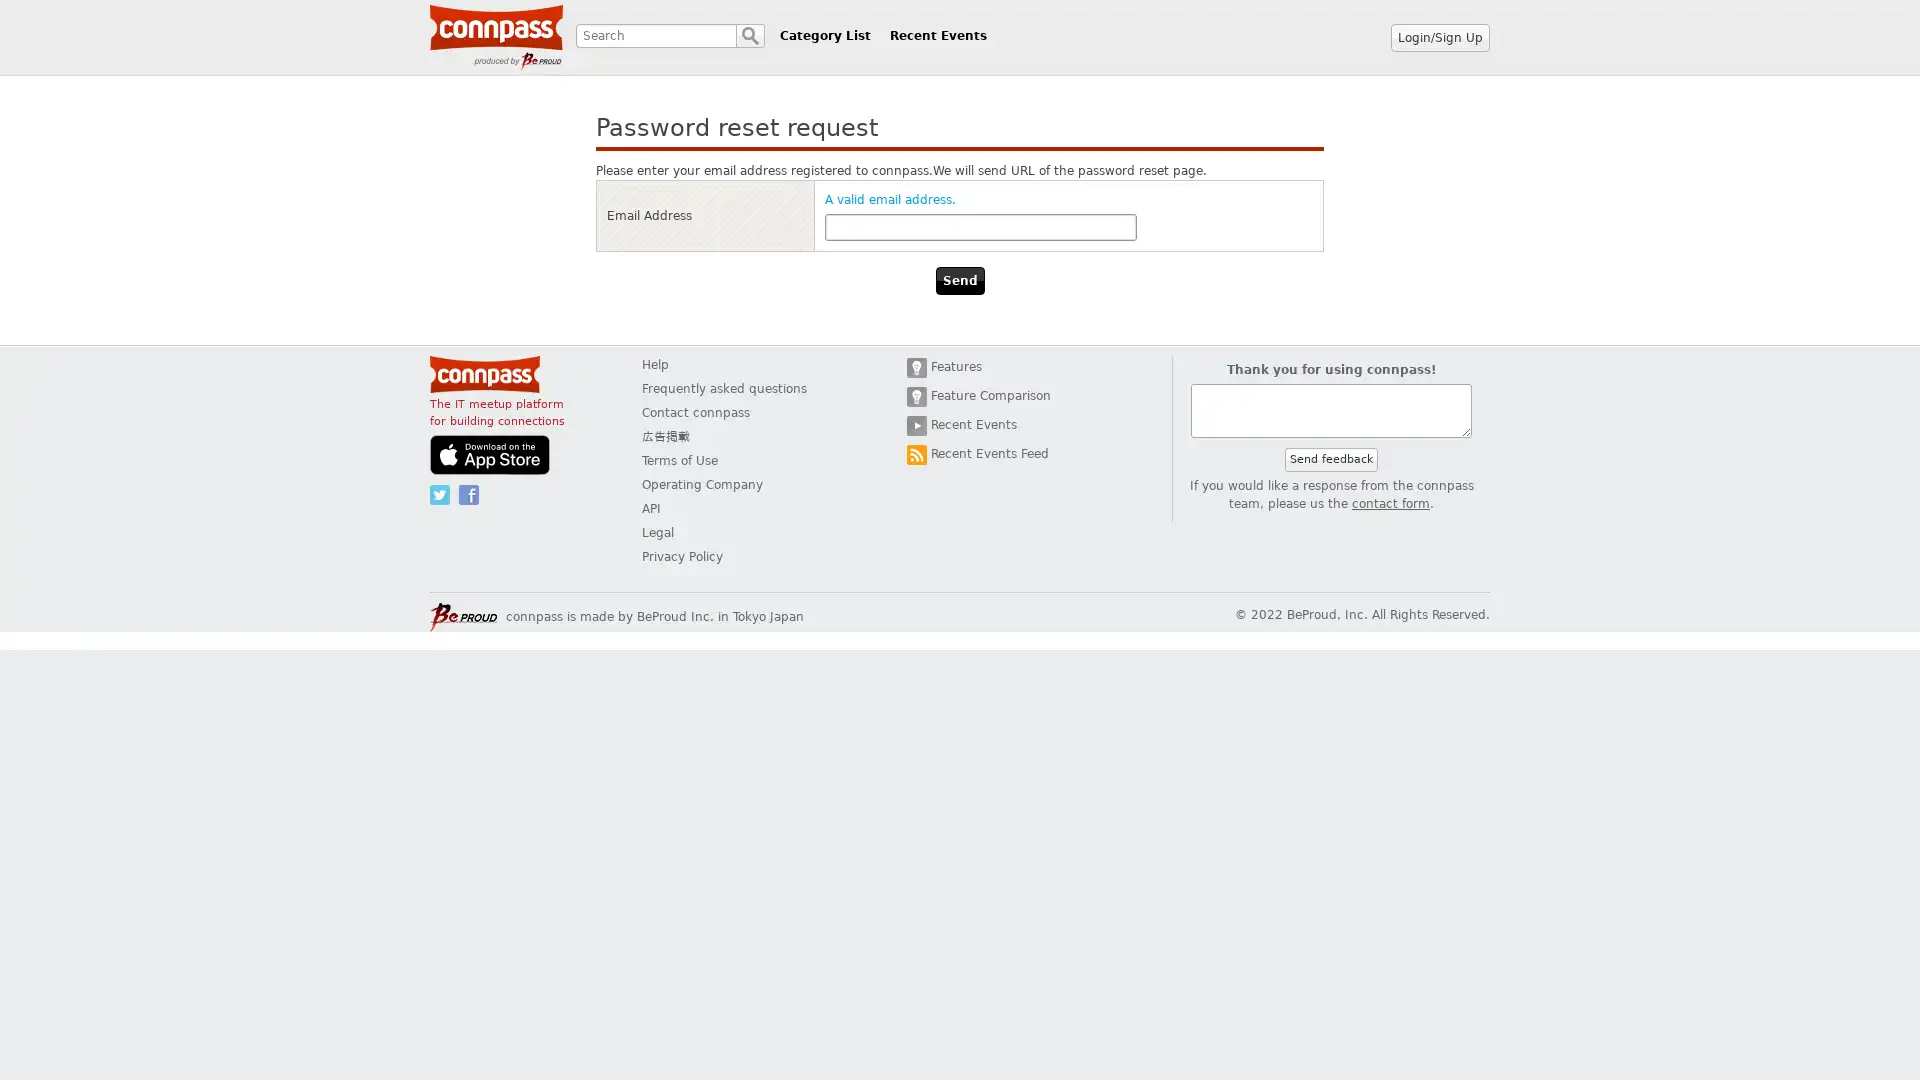 This screenshot has width=1920, height=1080. I want to click on Send feedback, so click(1331, 459).